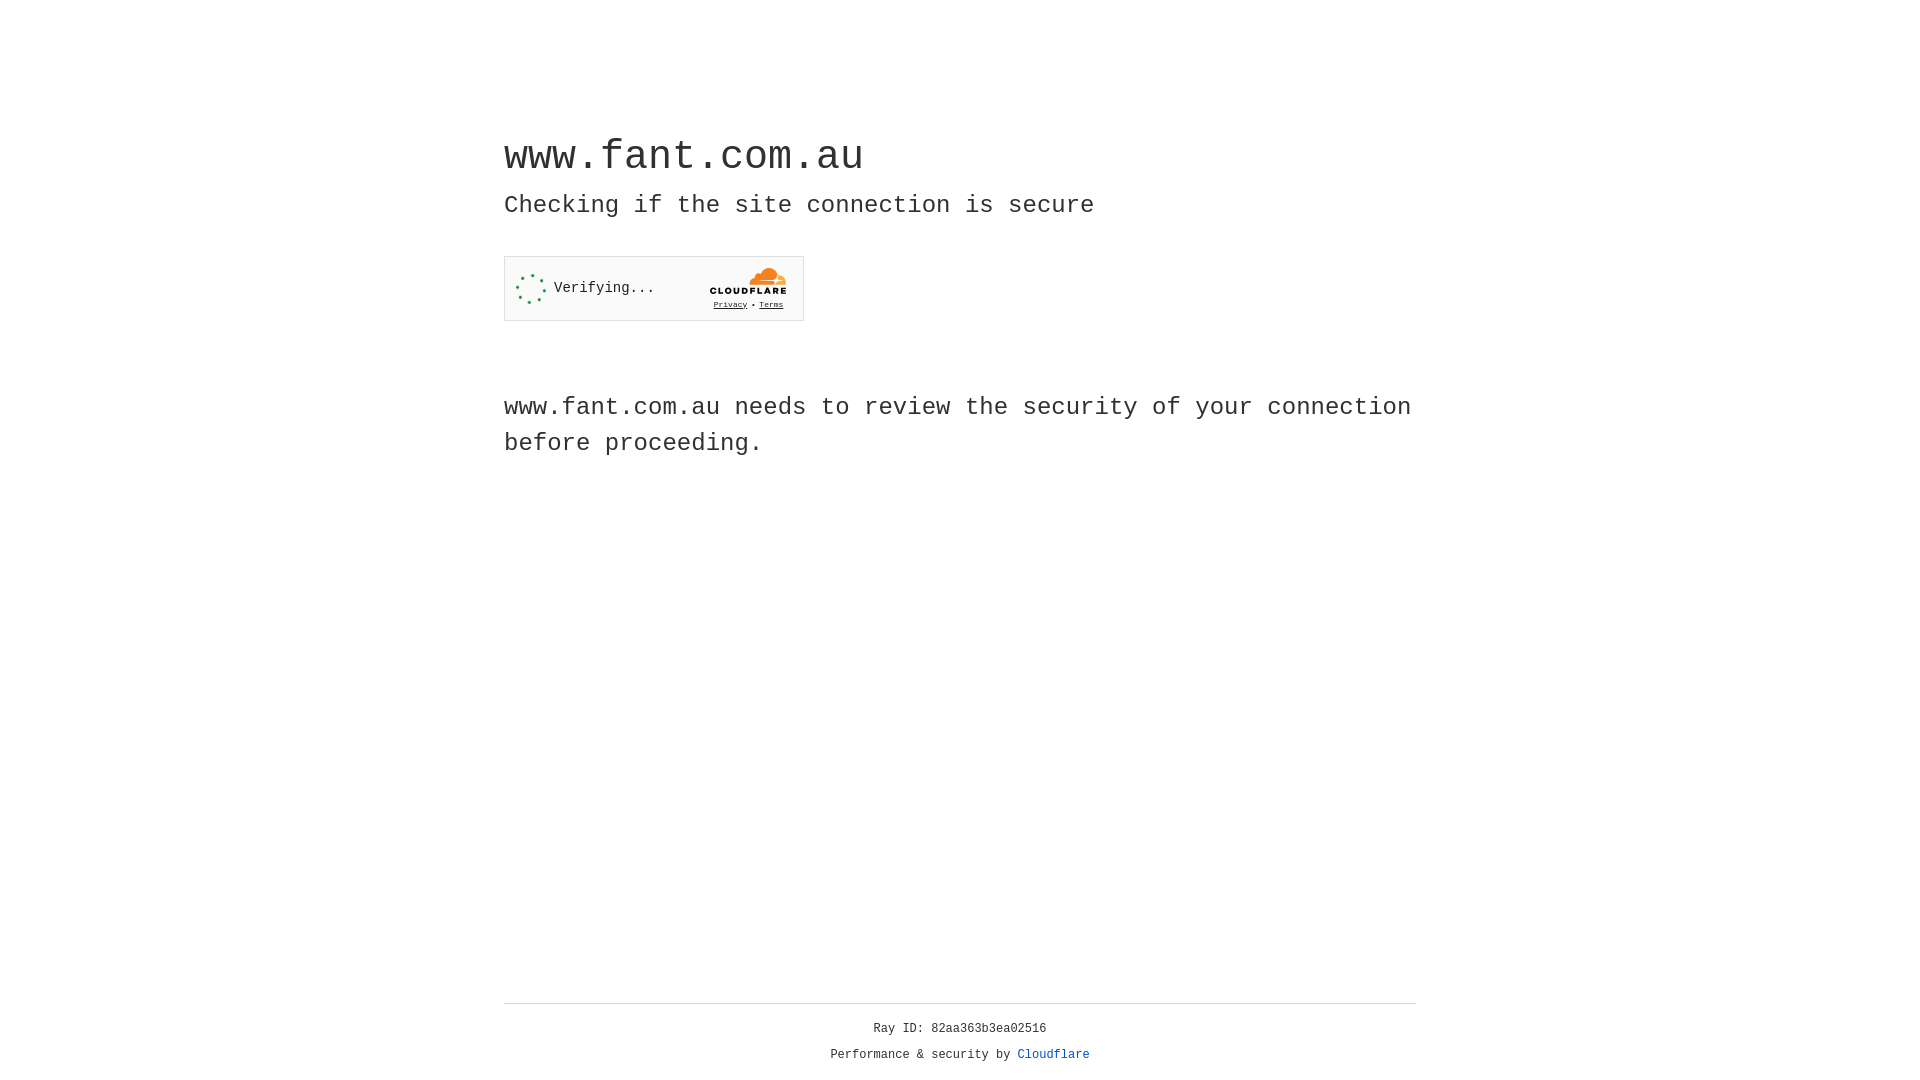 The height and width of the screenshot is (1080, 1920). What do you see at coordinates (1053, 1054) in the screenshot?
I see `'Cloudflare'` at bounding box center [1053, 1054].